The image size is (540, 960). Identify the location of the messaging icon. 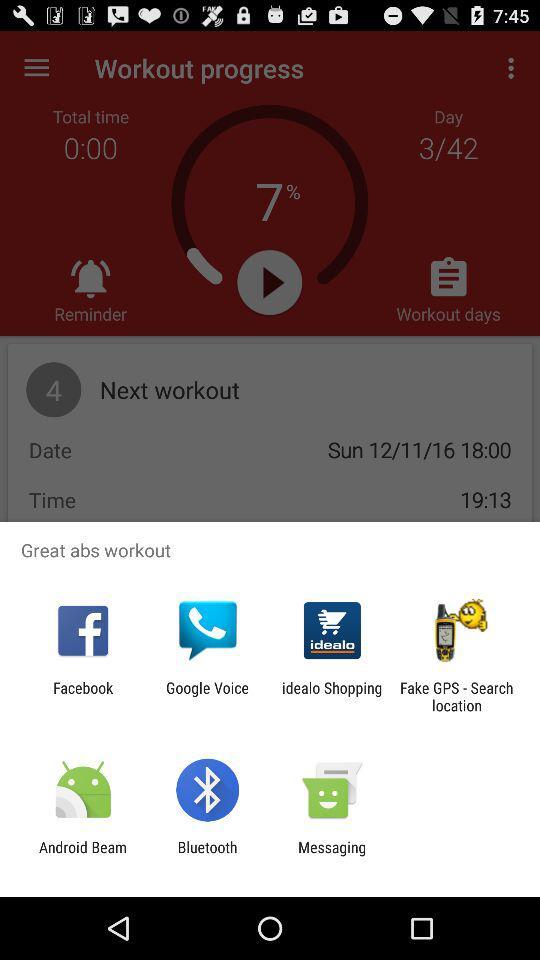
(332, 855).